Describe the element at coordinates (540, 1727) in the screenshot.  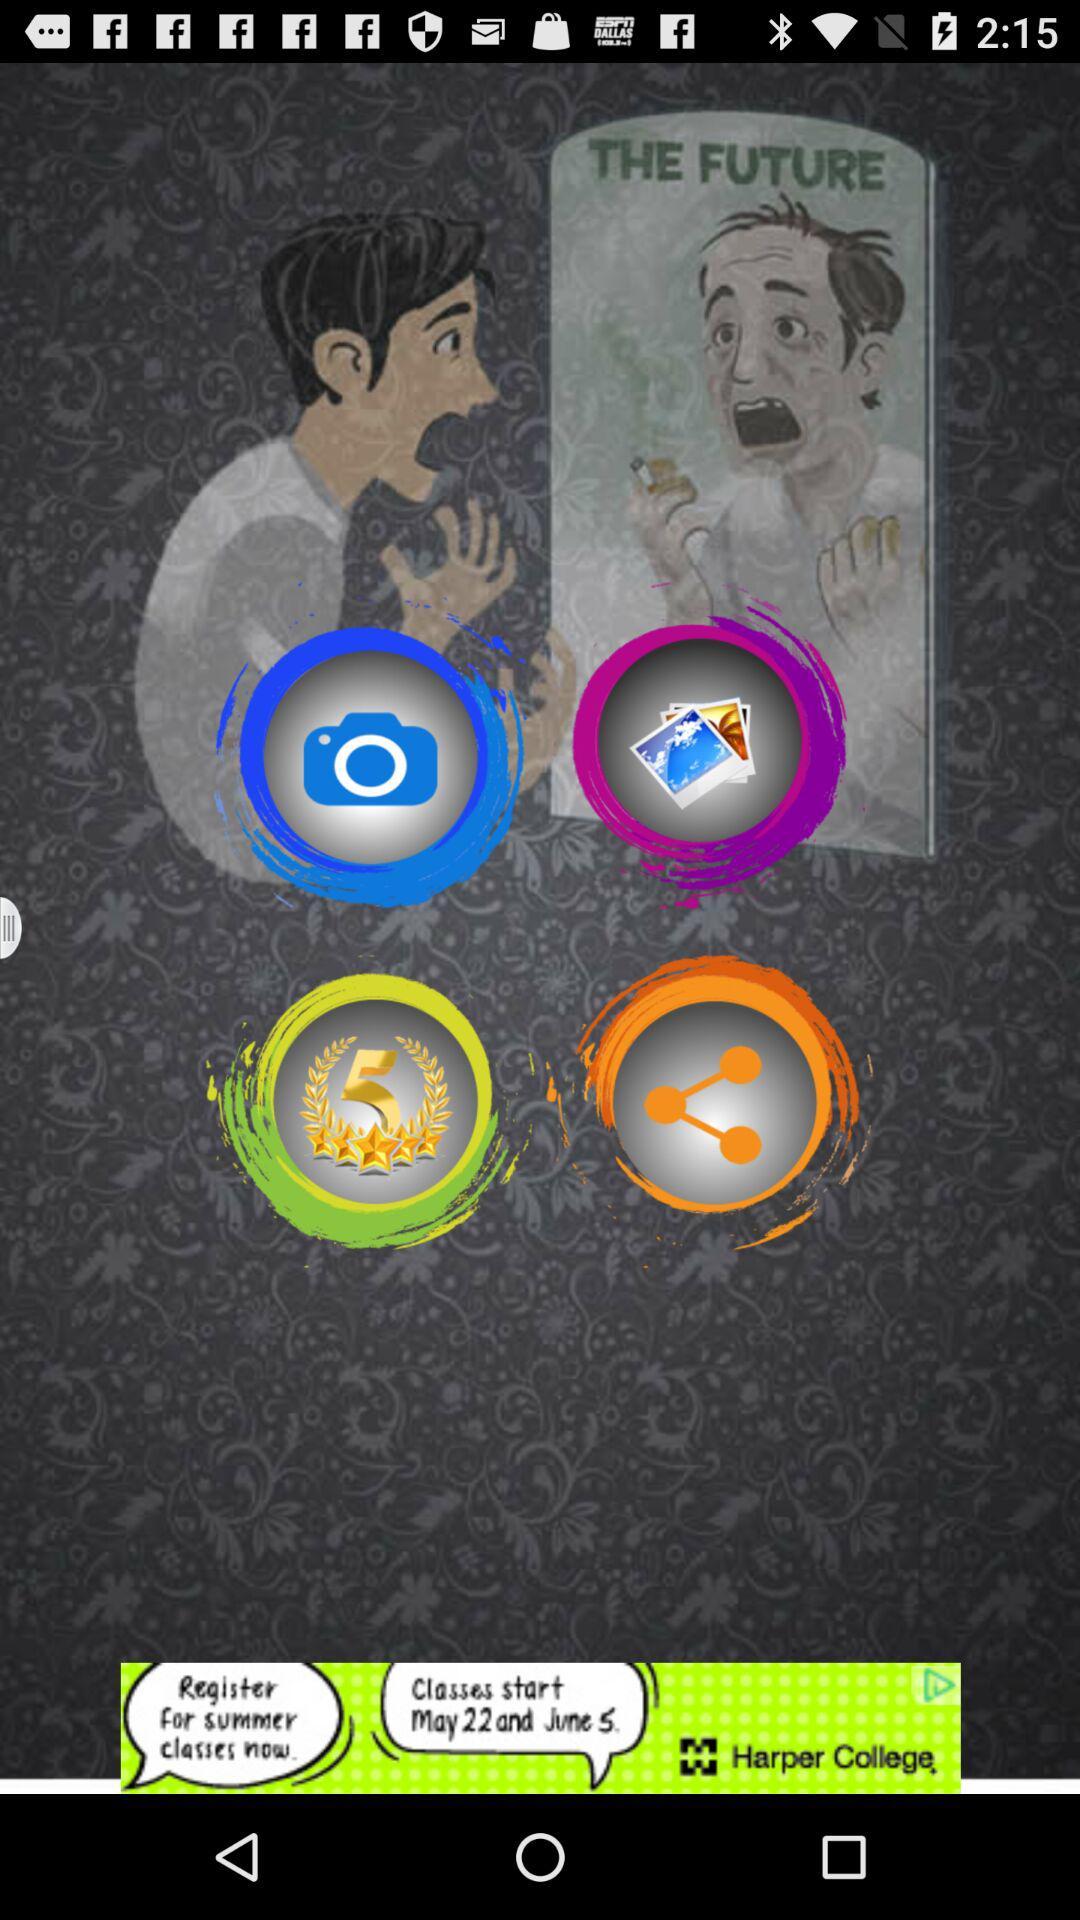
I see `see advertisement` at that location.